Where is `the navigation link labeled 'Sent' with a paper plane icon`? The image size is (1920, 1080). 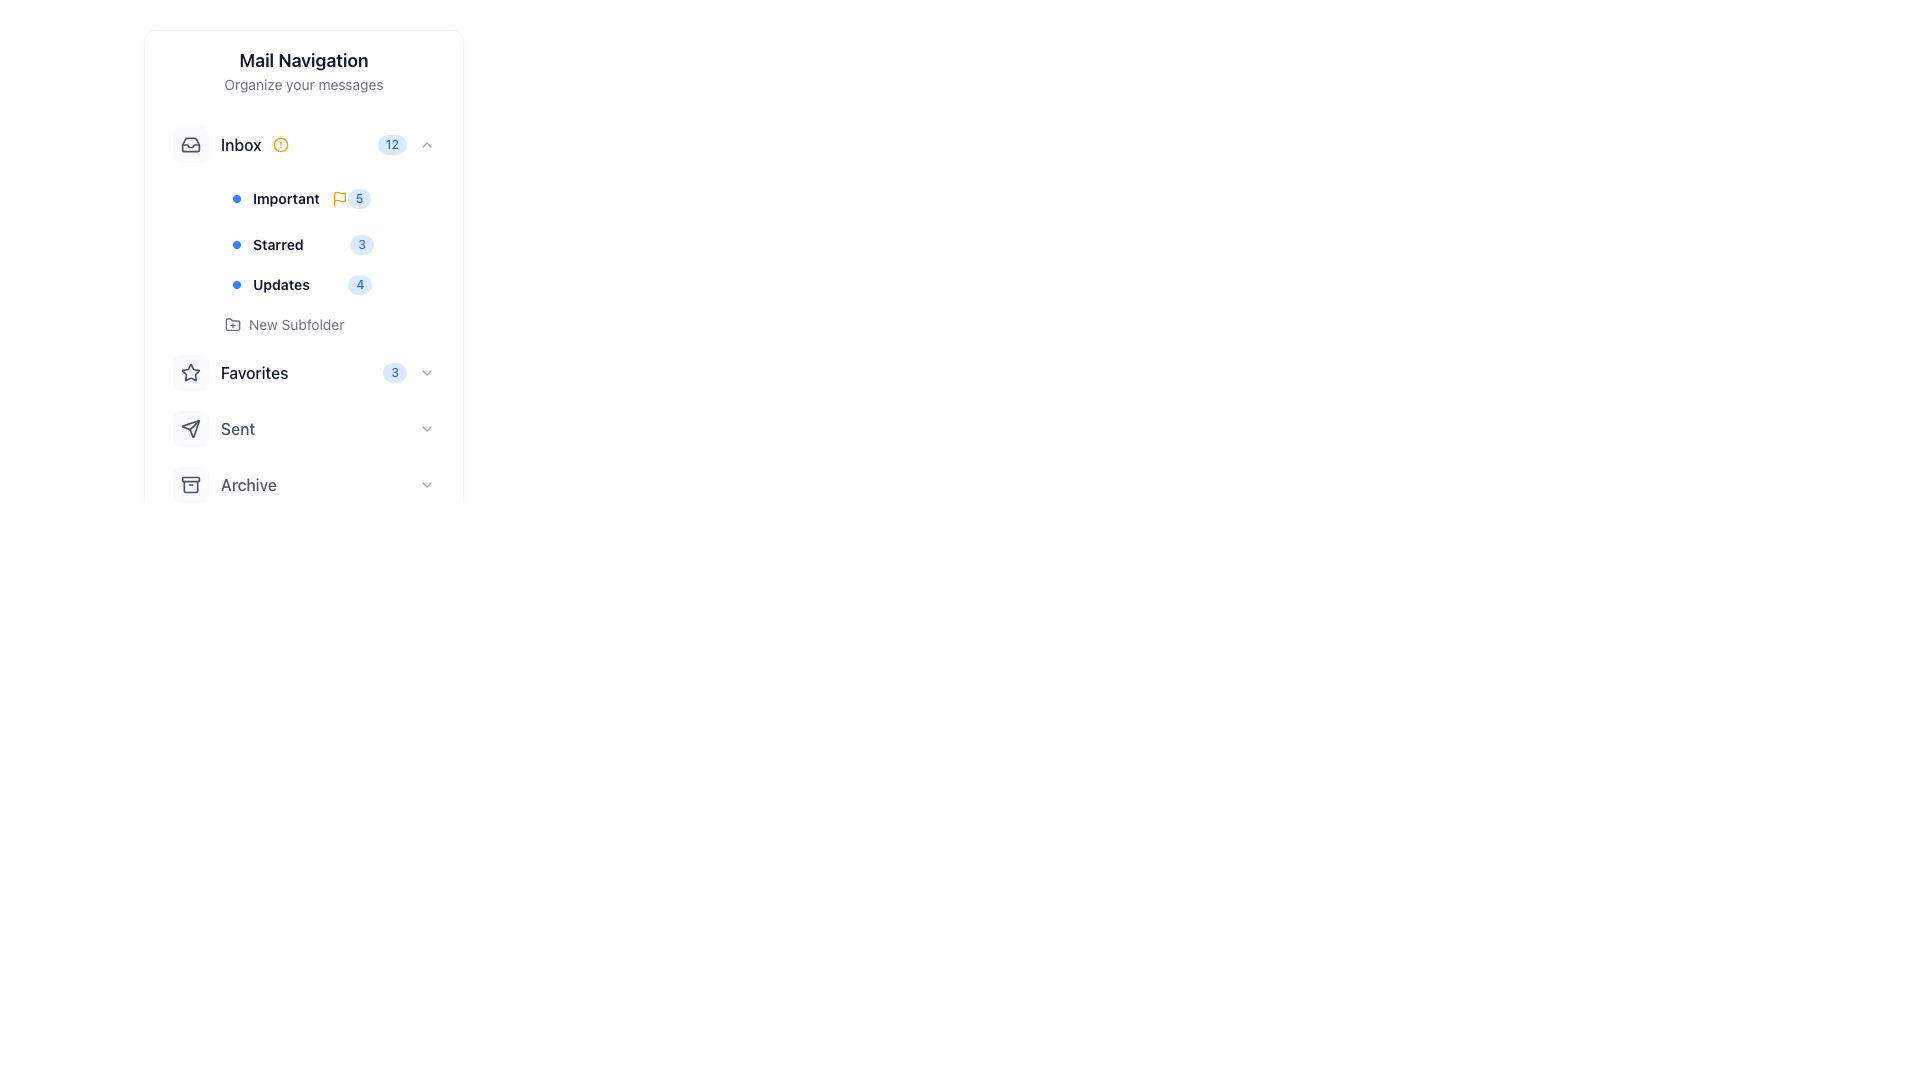
the navigation link labeled 'Sent' with a paper plane icon is located at coordinates (214, 427).